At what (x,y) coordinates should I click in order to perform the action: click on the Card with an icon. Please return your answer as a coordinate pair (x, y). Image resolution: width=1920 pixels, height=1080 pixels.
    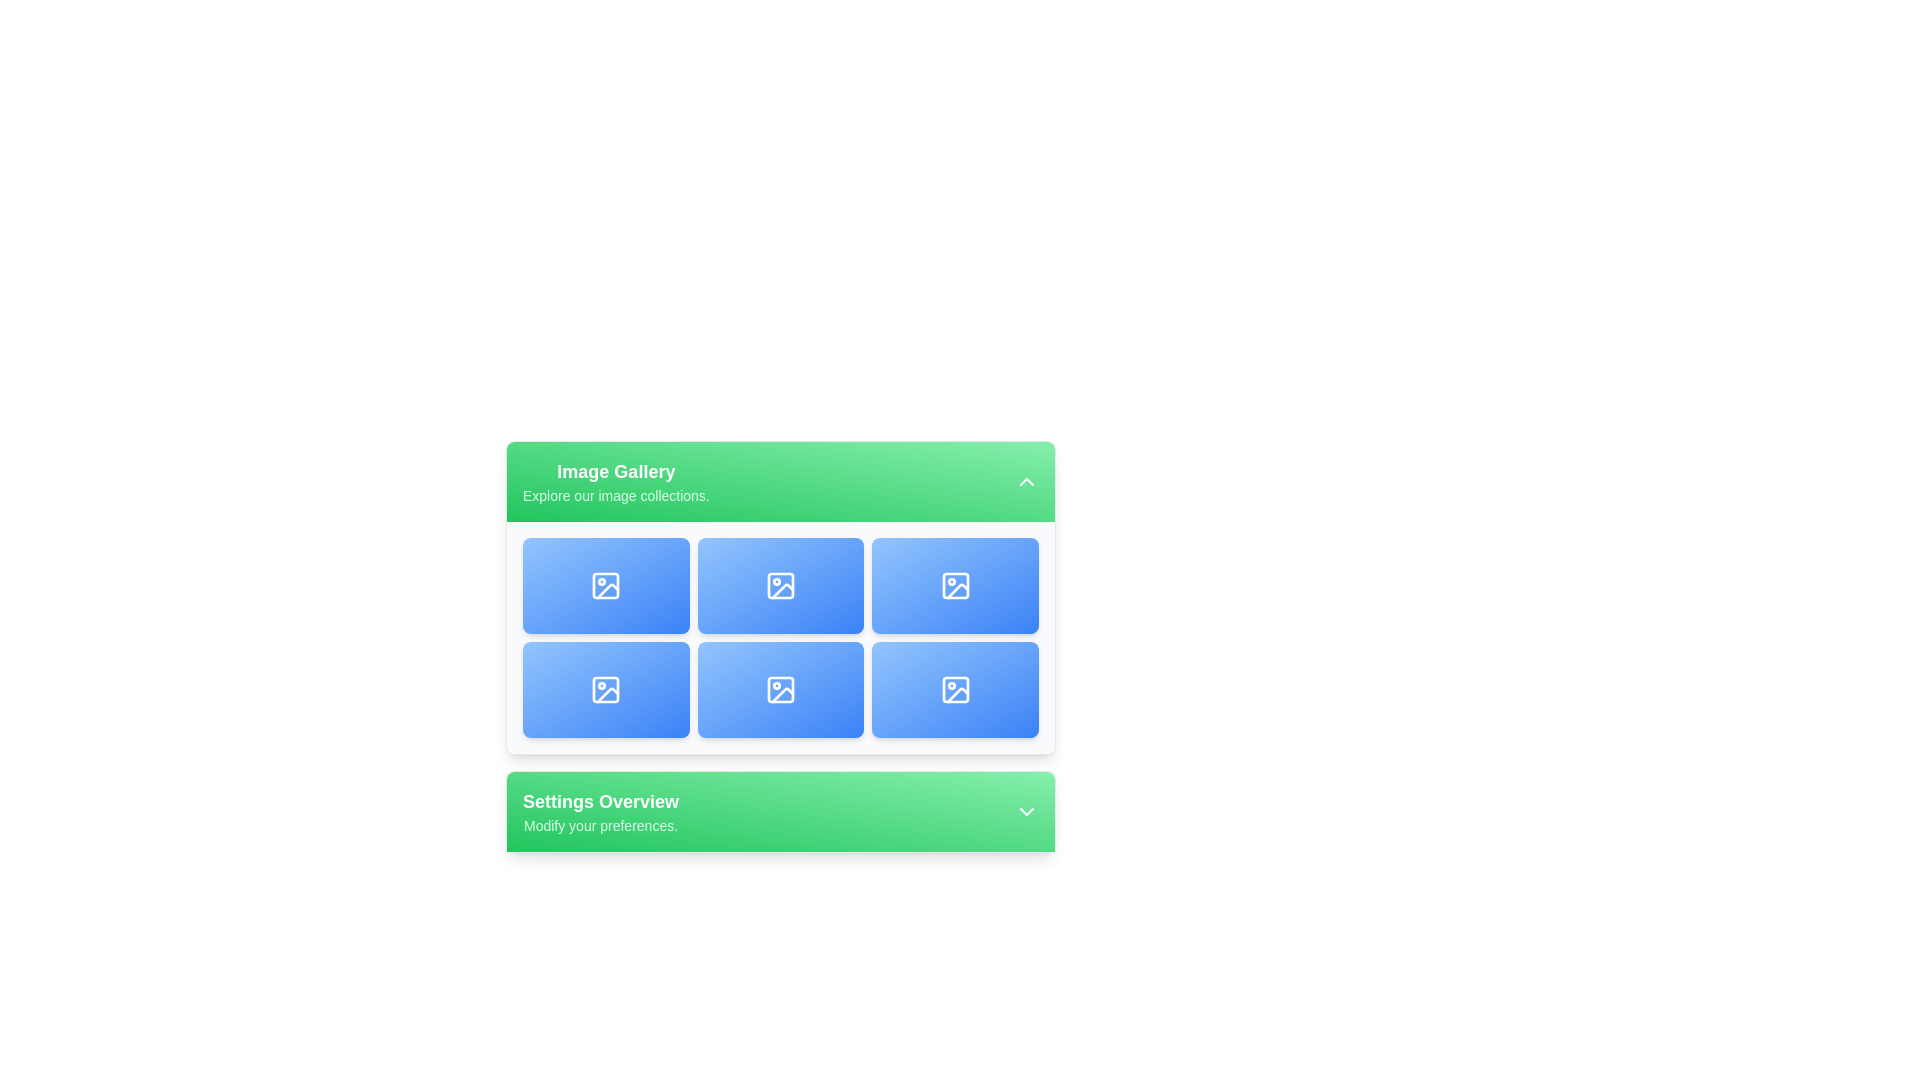
    Looking at the image, I should click on (780, 585).